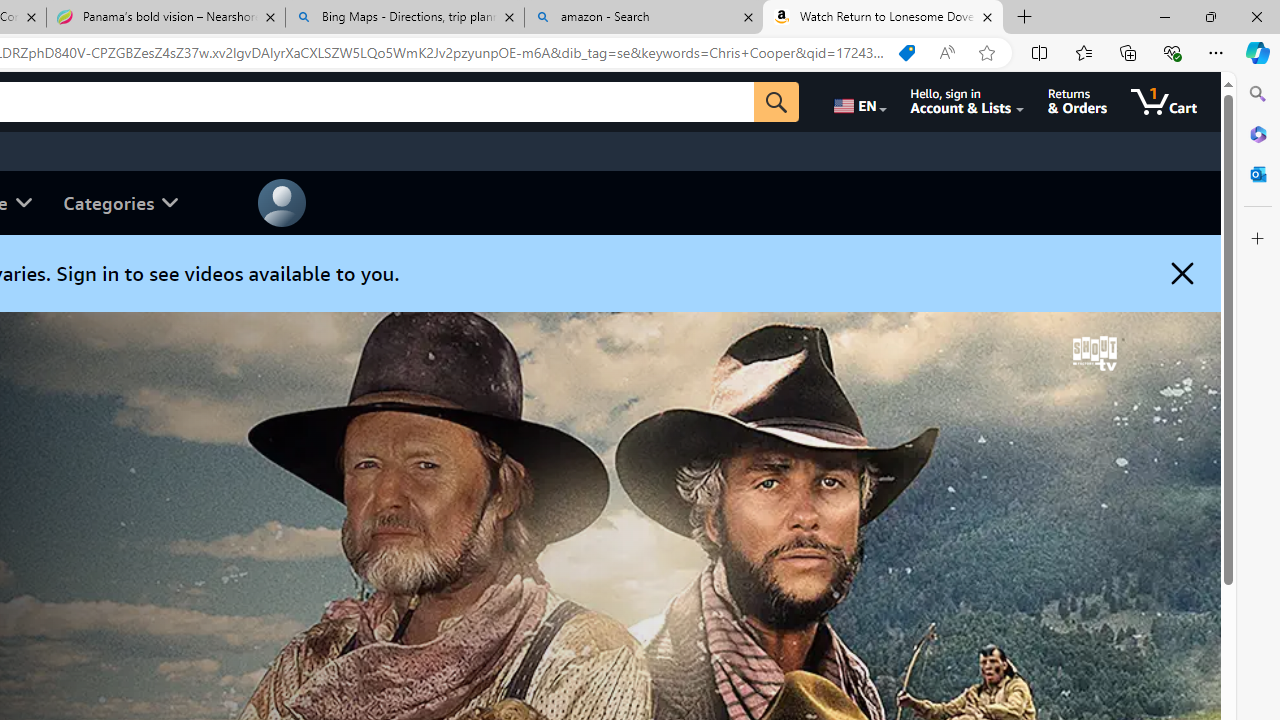  I want to click on 'Choose a language for shopping.', so click(858, 101).